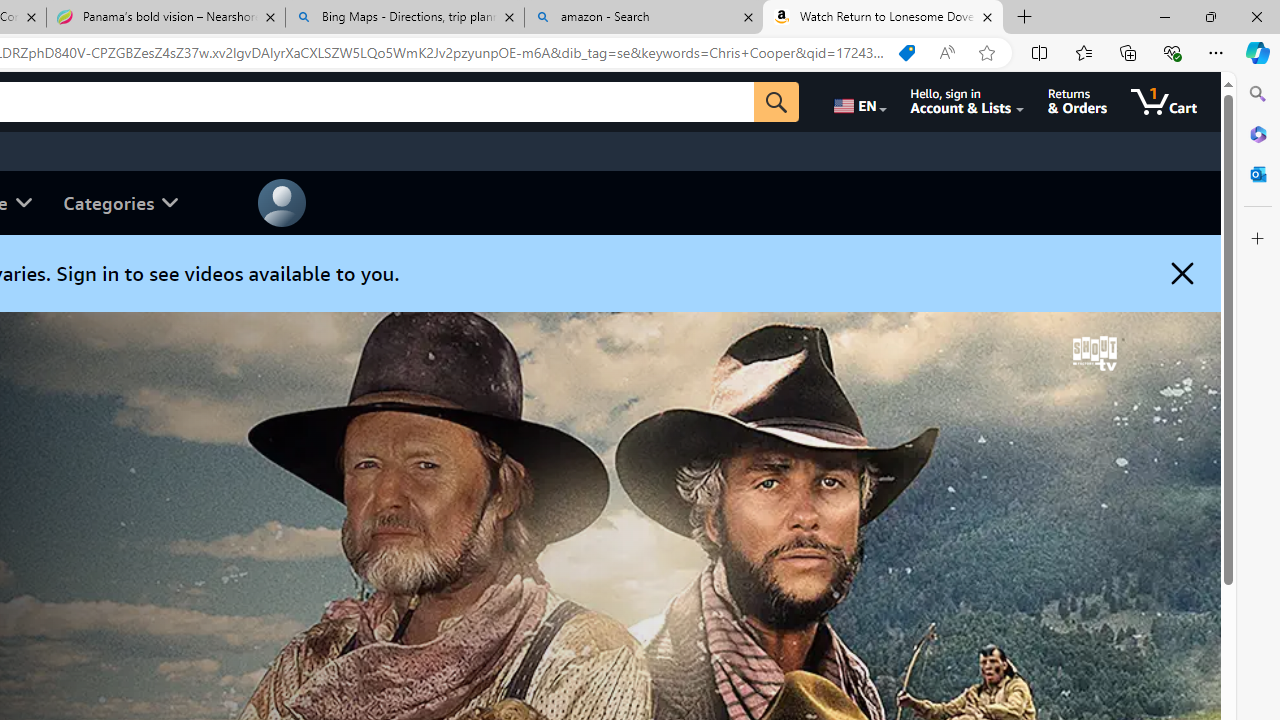  I want to click on 'Choose a language for shopping.', so click(858, 101).